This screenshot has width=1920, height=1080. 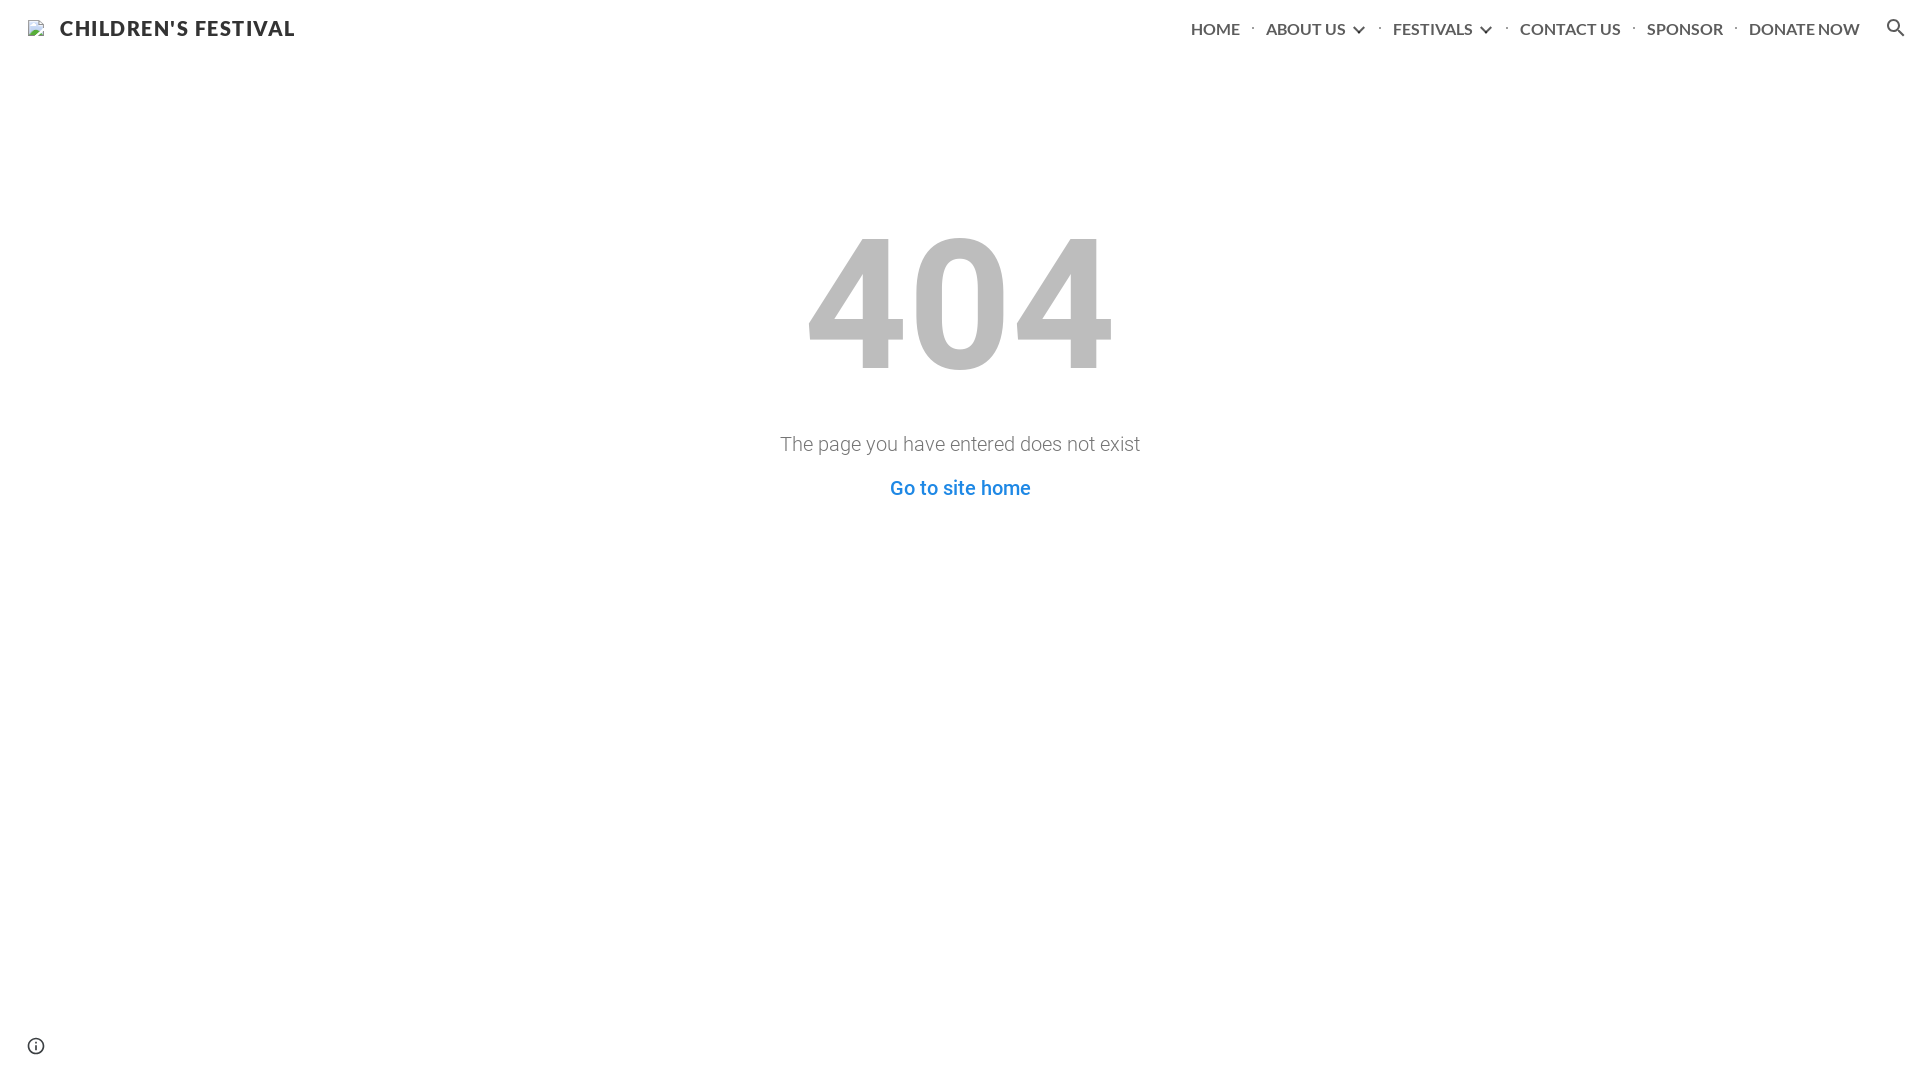 What do you see at coordinates (1683, 27) in the screenshot?
I see `'SPONSOR'` at bounding box center [1683, 27].